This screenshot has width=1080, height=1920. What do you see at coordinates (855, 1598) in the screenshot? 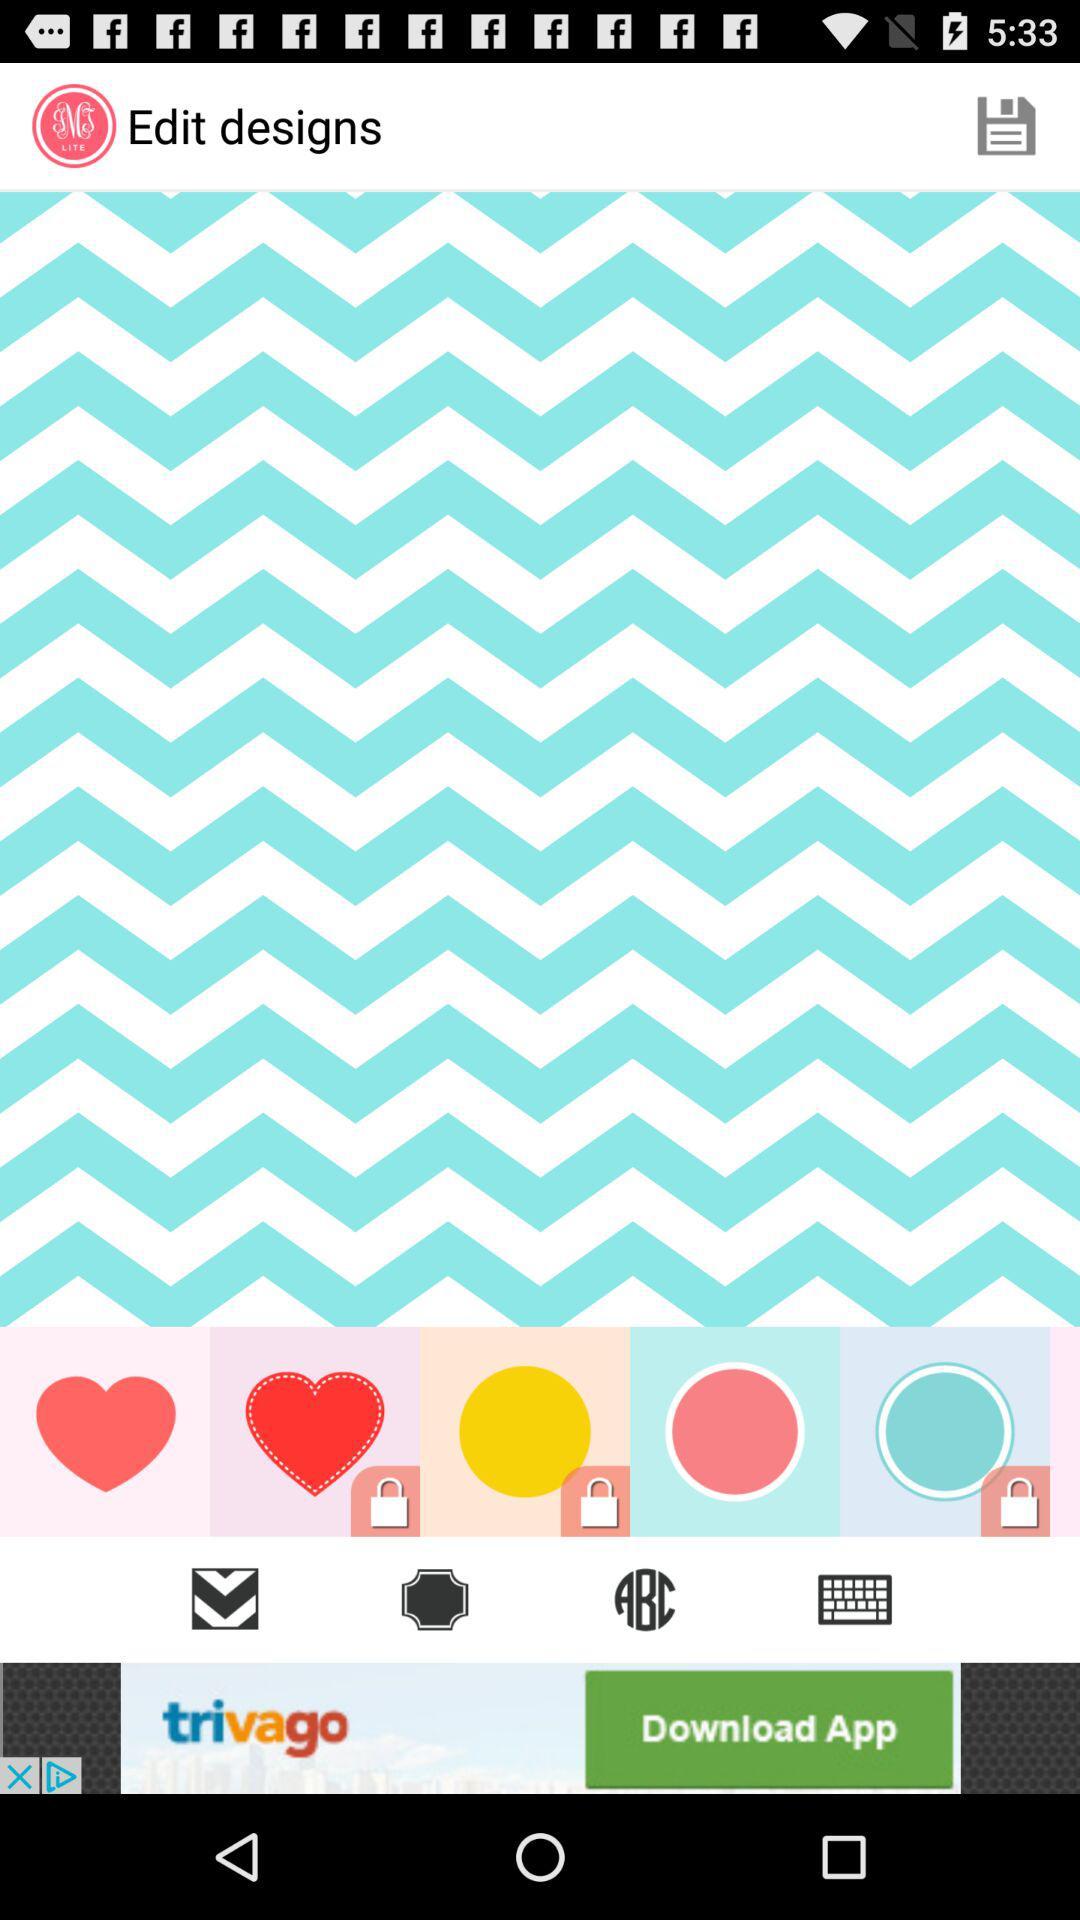
I see `the list icon` at bounding box center [855, 1598].